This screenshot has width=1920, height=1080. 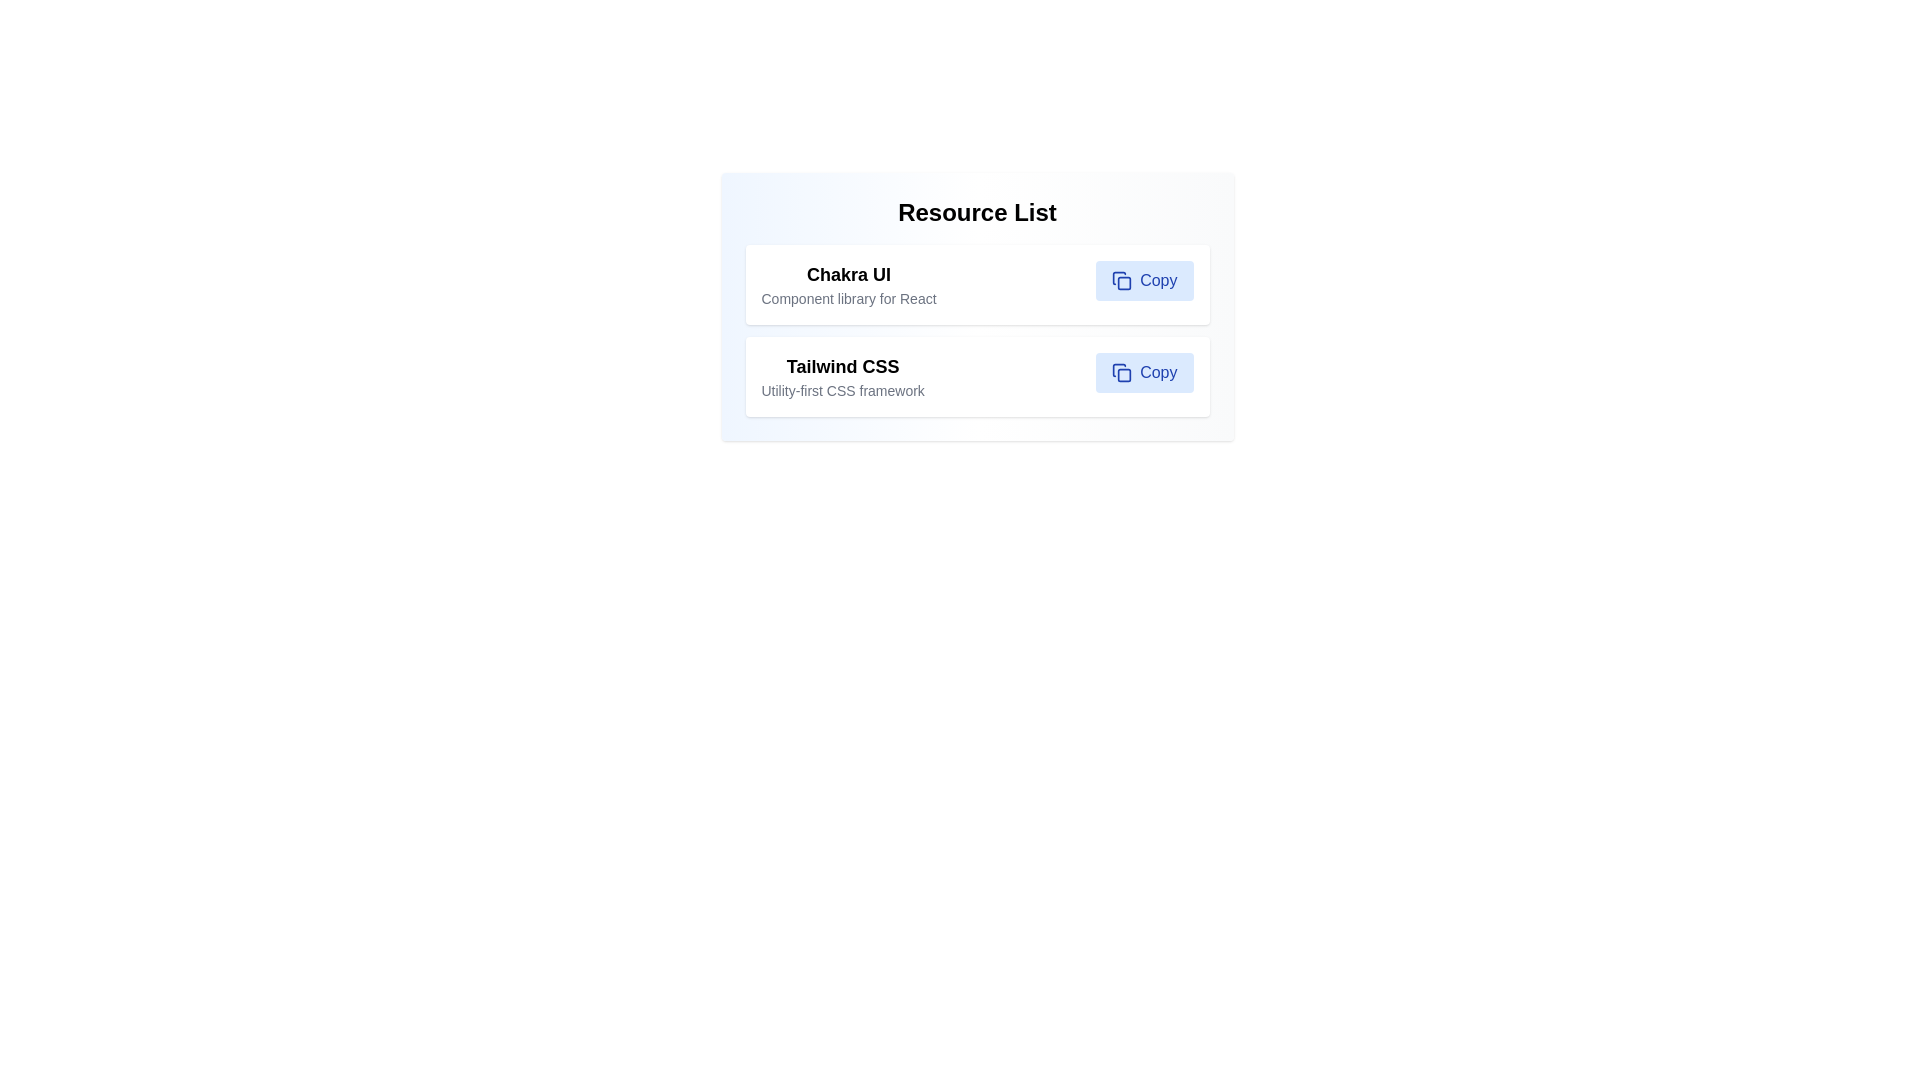 What do you see at coordinates (1118, 370) in the screenshot?
I see `the small document or copy icon located on the right side of the 'Tailwind CSS' row to potentially reveal a tooltip` at bounding box center [1118, 370].